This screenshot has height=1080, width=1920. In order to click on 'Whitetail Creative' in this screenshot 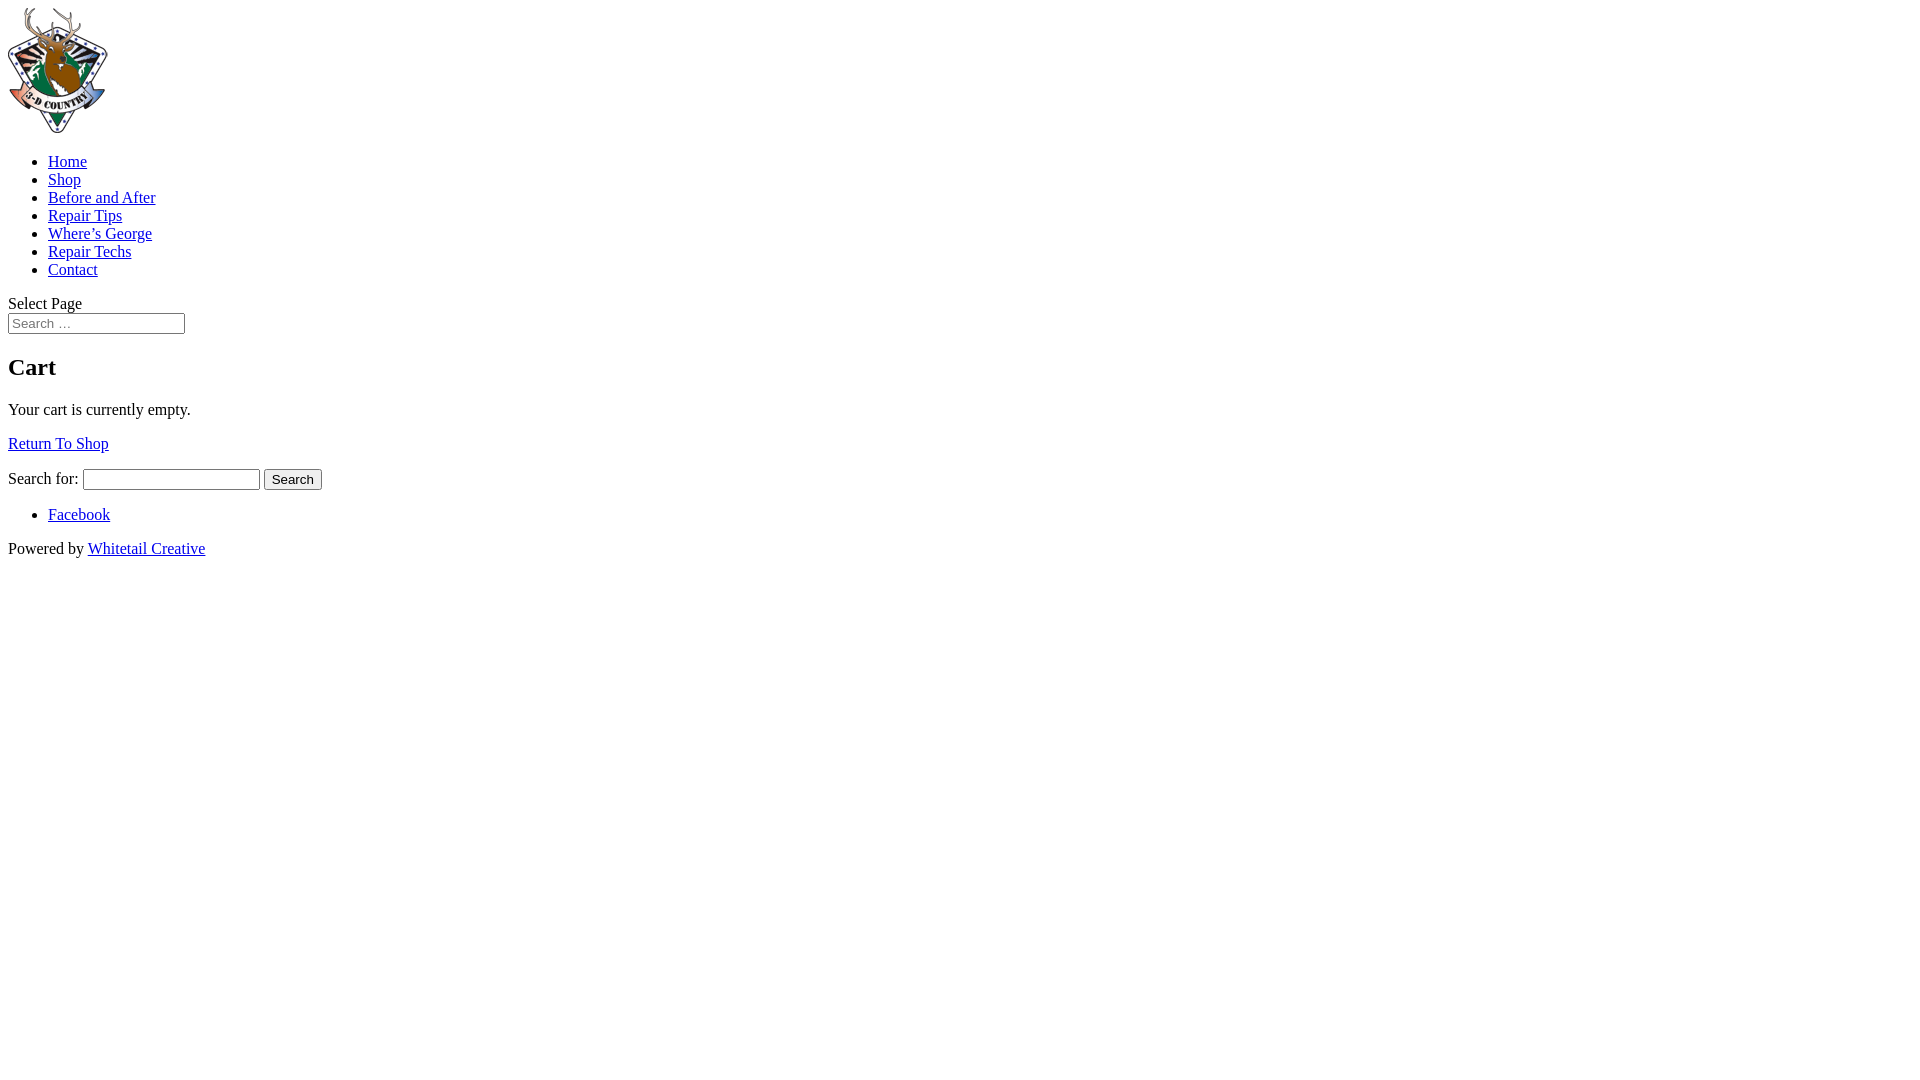, I will do `click(146, 548)`.